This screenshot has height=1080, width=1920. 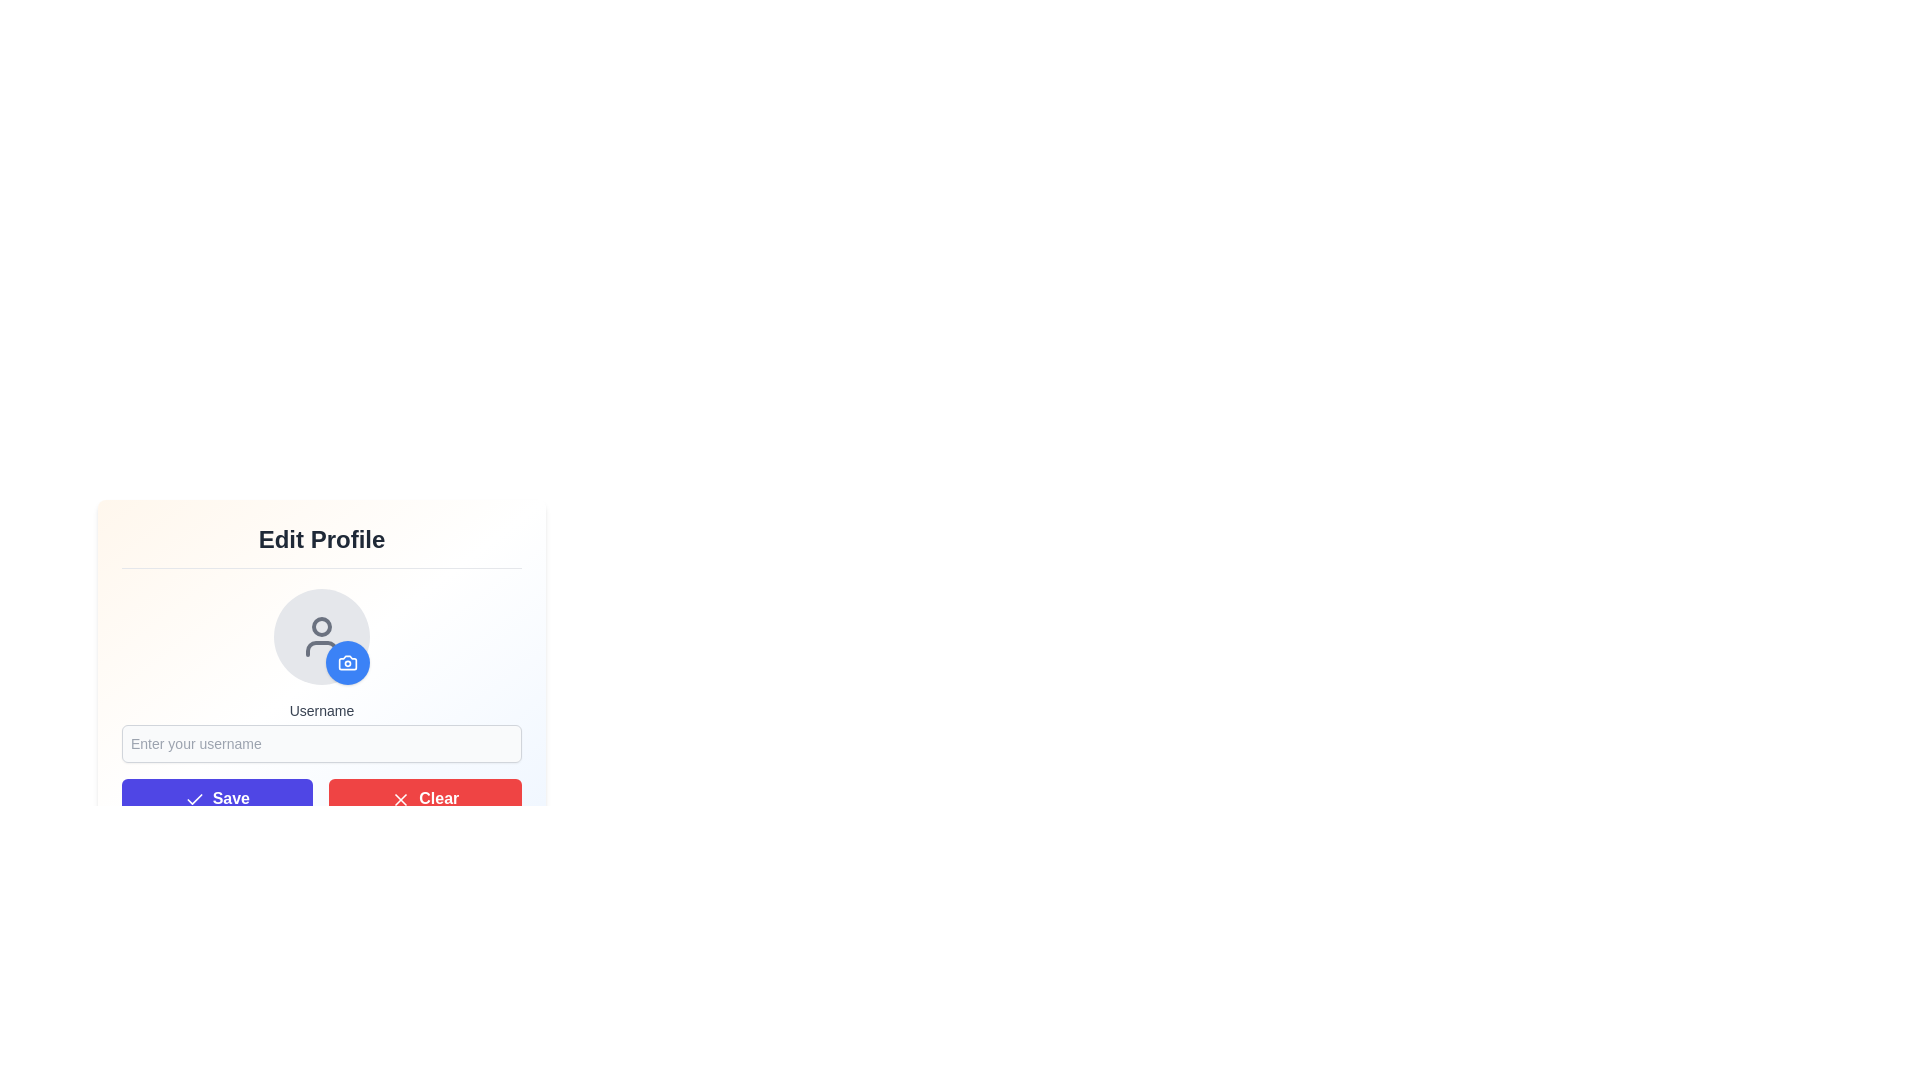 I want to click on the 'Edit Profile' textual header, which is a bold, large dark gray label located at the top of the form area, so click(x=321, y=546).